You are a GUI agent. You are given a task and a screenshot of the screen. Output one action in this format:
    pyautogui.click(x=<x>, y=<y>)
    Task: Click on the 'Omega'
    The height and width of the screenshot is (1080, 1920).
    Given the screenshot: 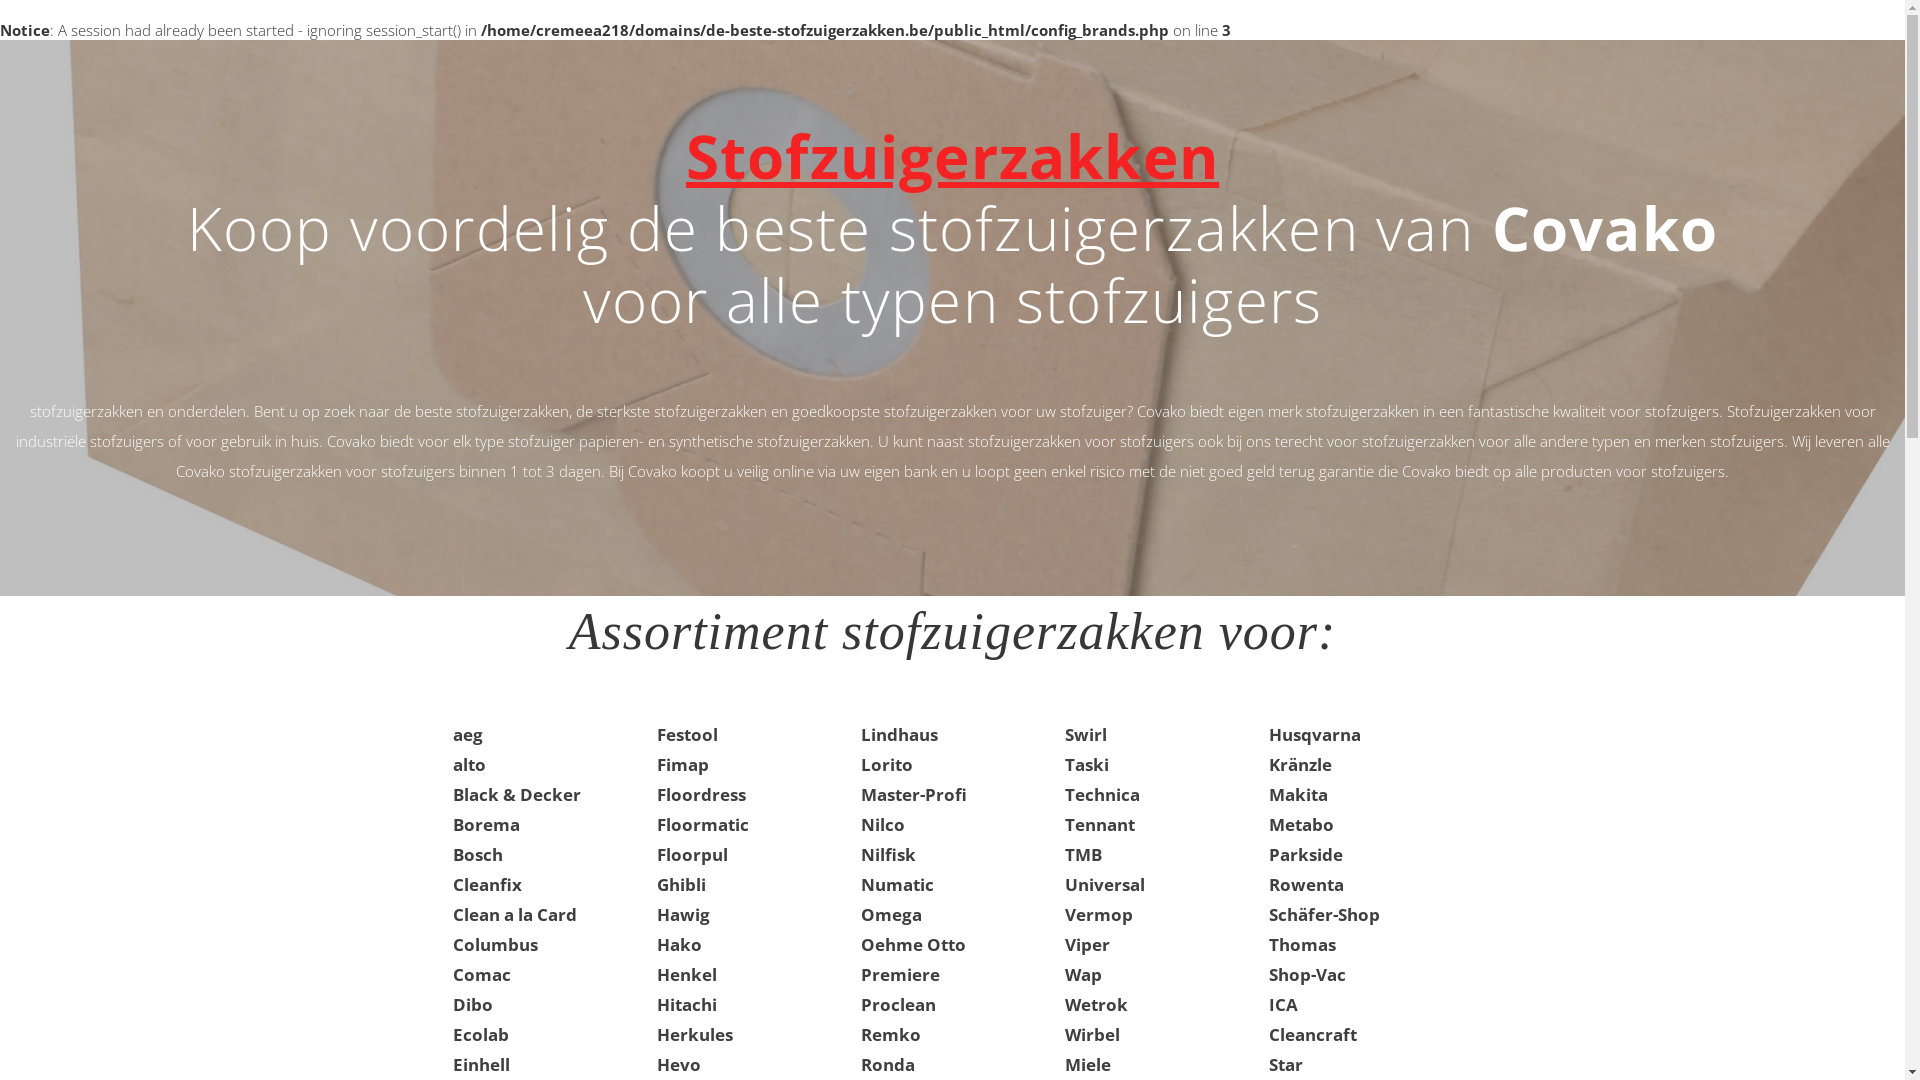 What is the action you would take?
    pyautogui.click(x=889, y=914)
    